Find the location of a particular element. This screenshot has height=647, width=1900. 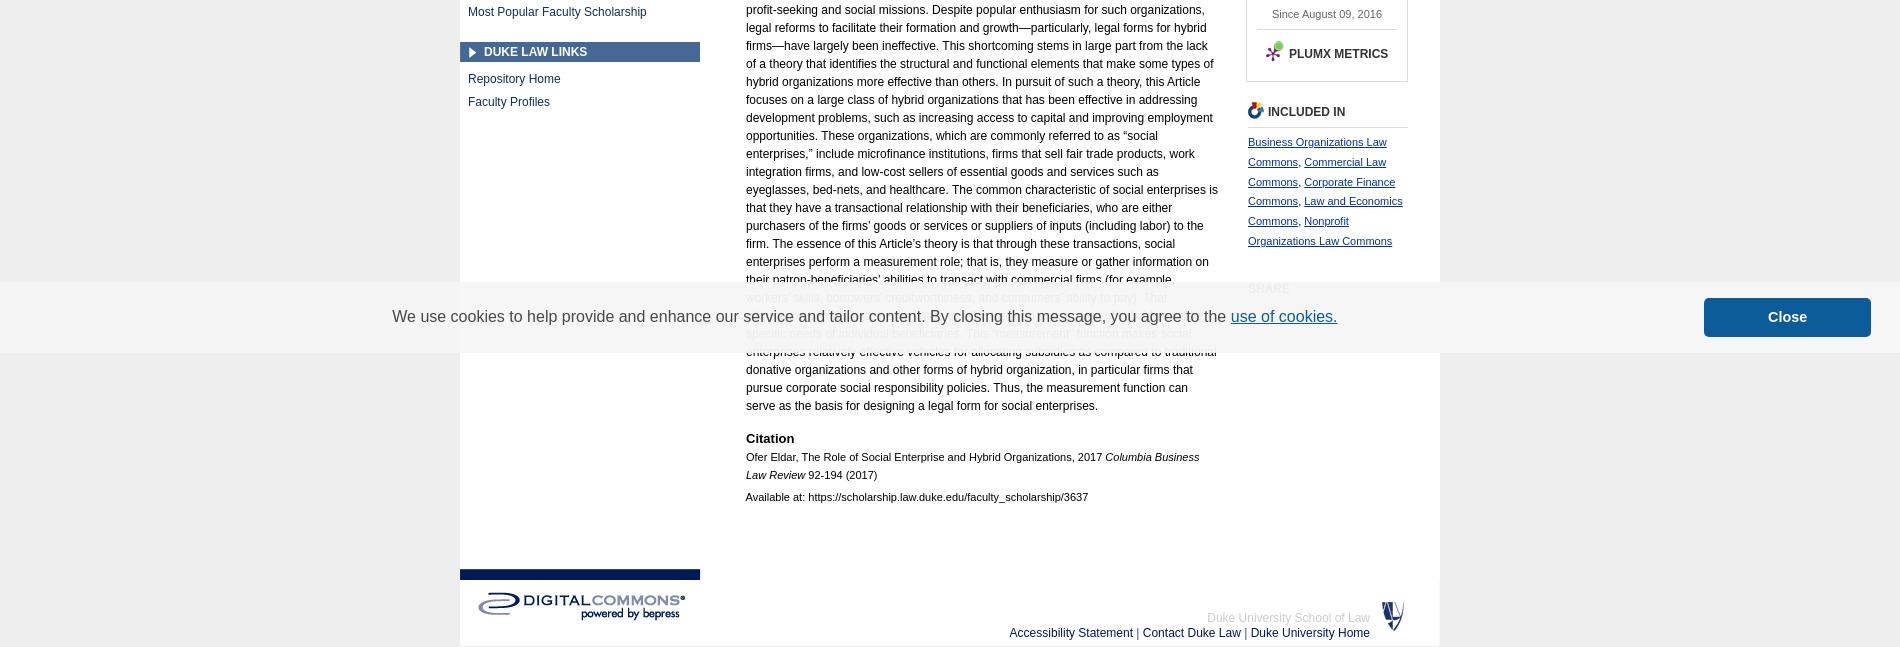

'Available at: https://scholarship.law.duke.edu/faculty_scholarship/3637' is located at coordinates (915, 496).